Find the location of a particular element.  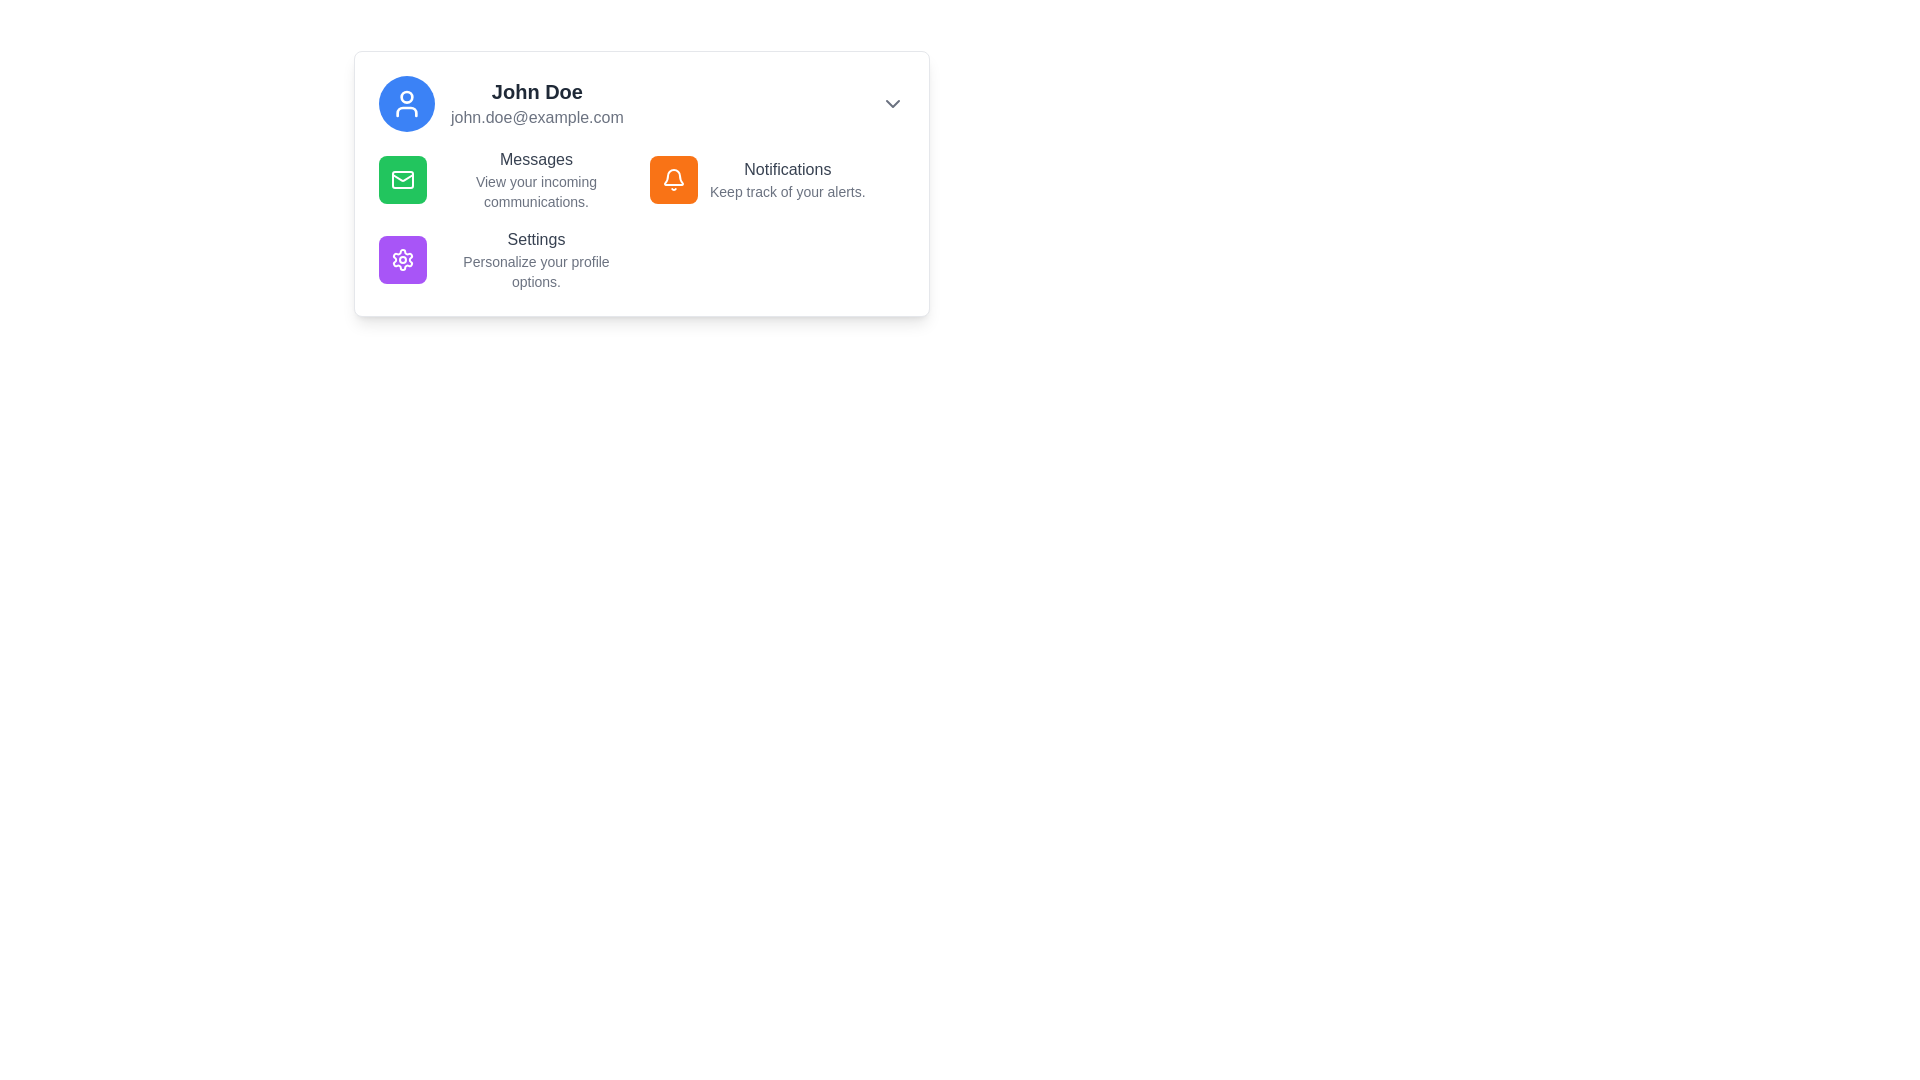

the text label that says 'View your incoming communications.', which is styled in a smaller gray font and positioned directly below the 'Messages' heading is located at coordinates (536, 192).